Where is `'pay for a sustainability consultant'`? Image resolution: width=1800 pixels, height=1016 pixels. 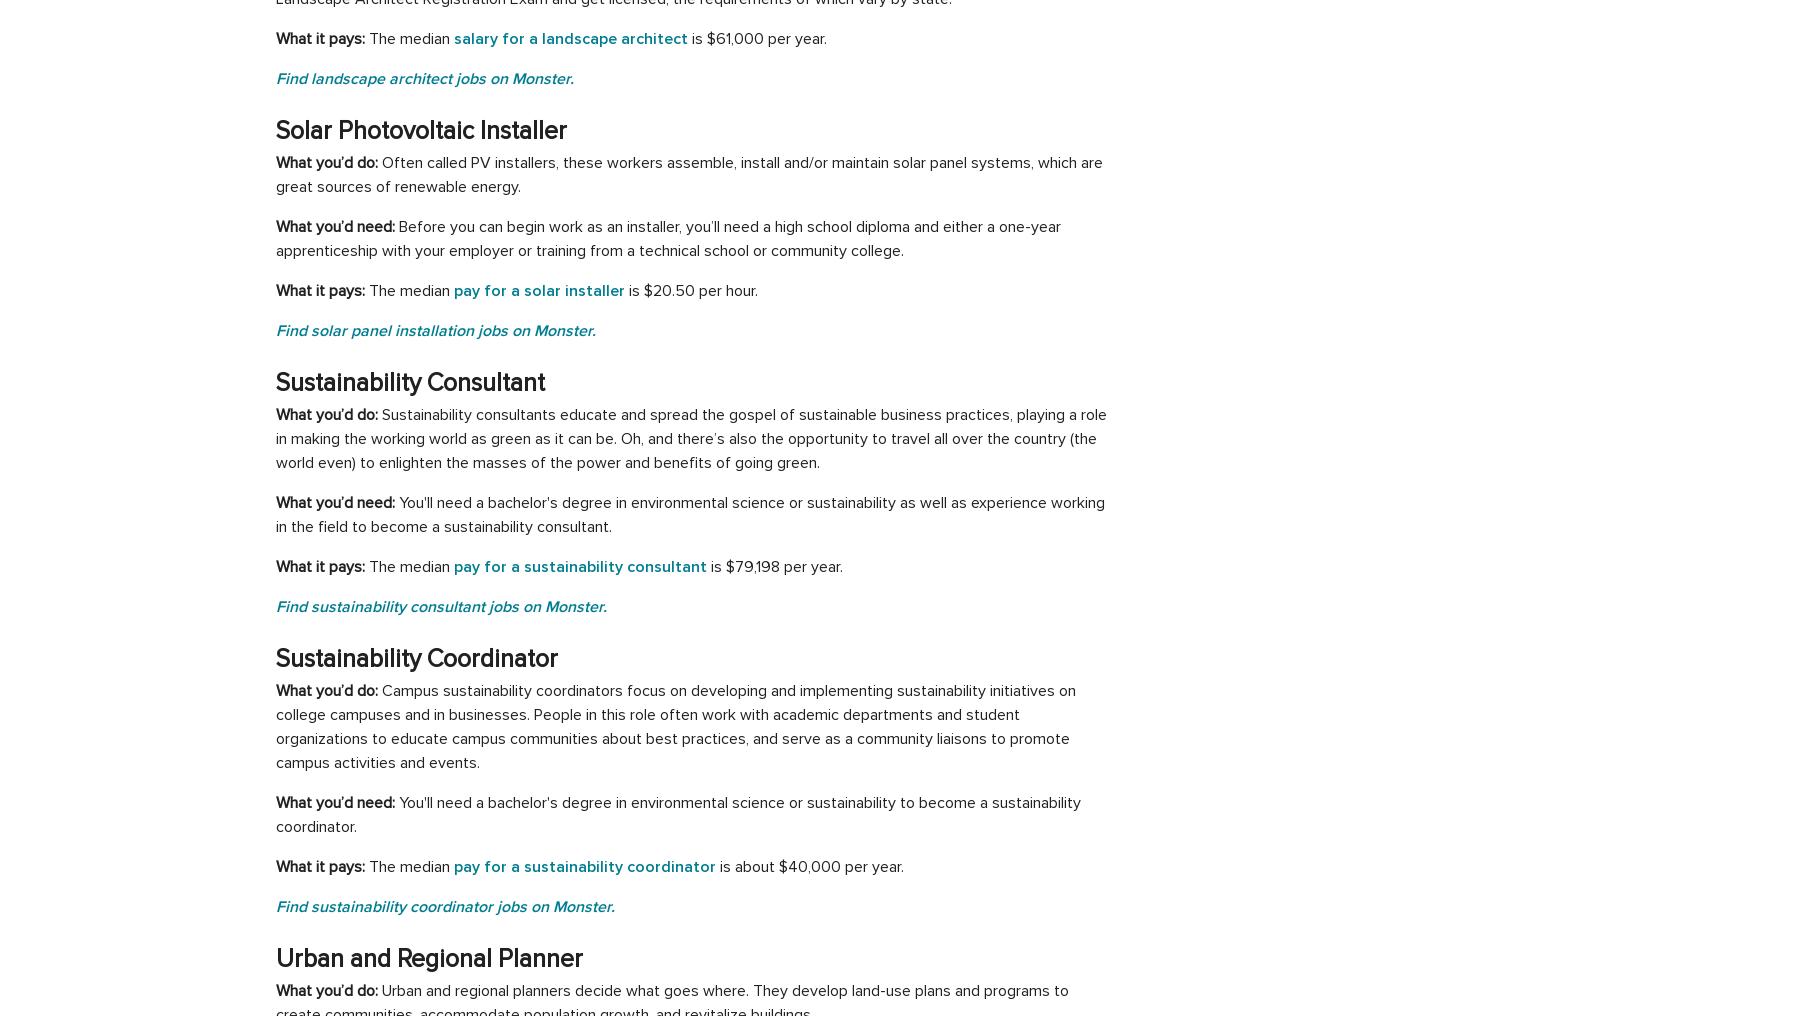 'pay for a sustainability consultant' is located at coordinates (580, 566).